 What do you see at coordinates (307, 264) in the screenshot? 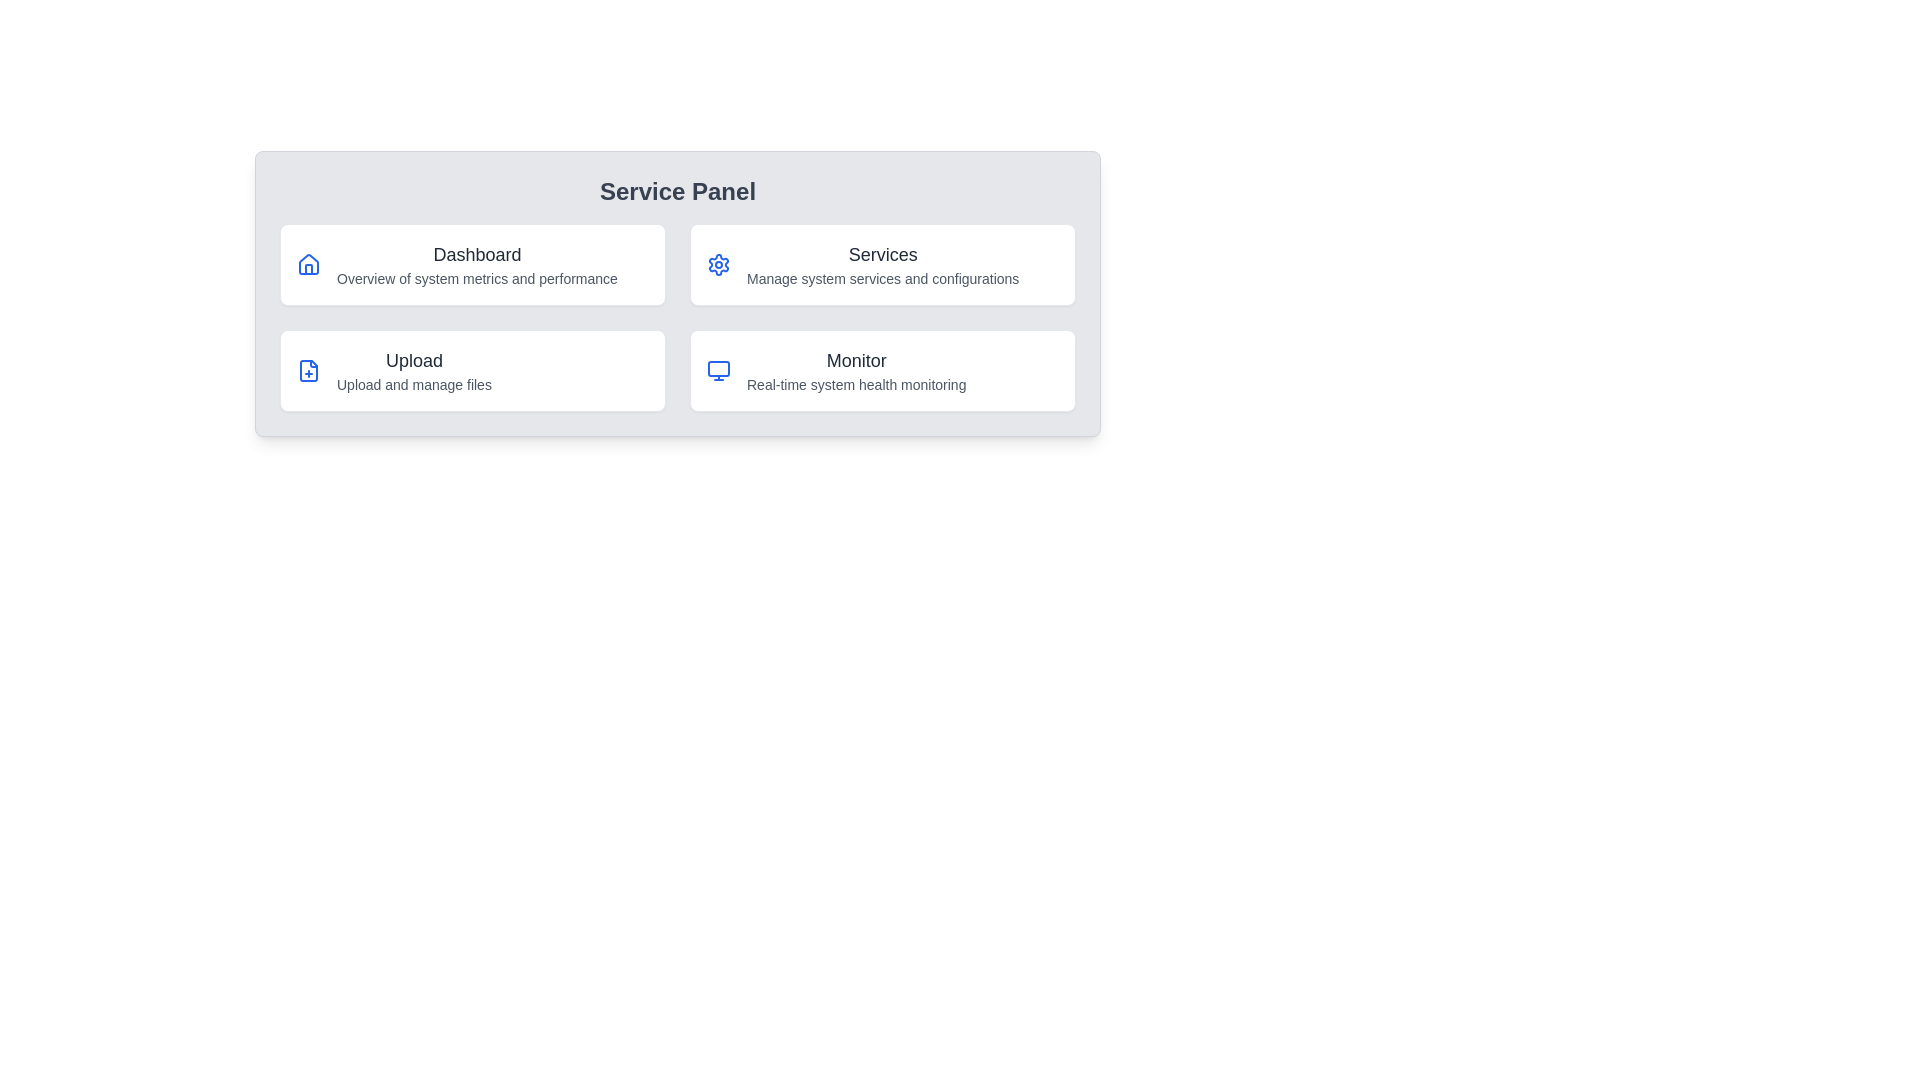
I see `the Dashboard Icon located within the 'Dashboard Overview of system metrics and performance' card as a visual cue` at bounding box center [307, 264].